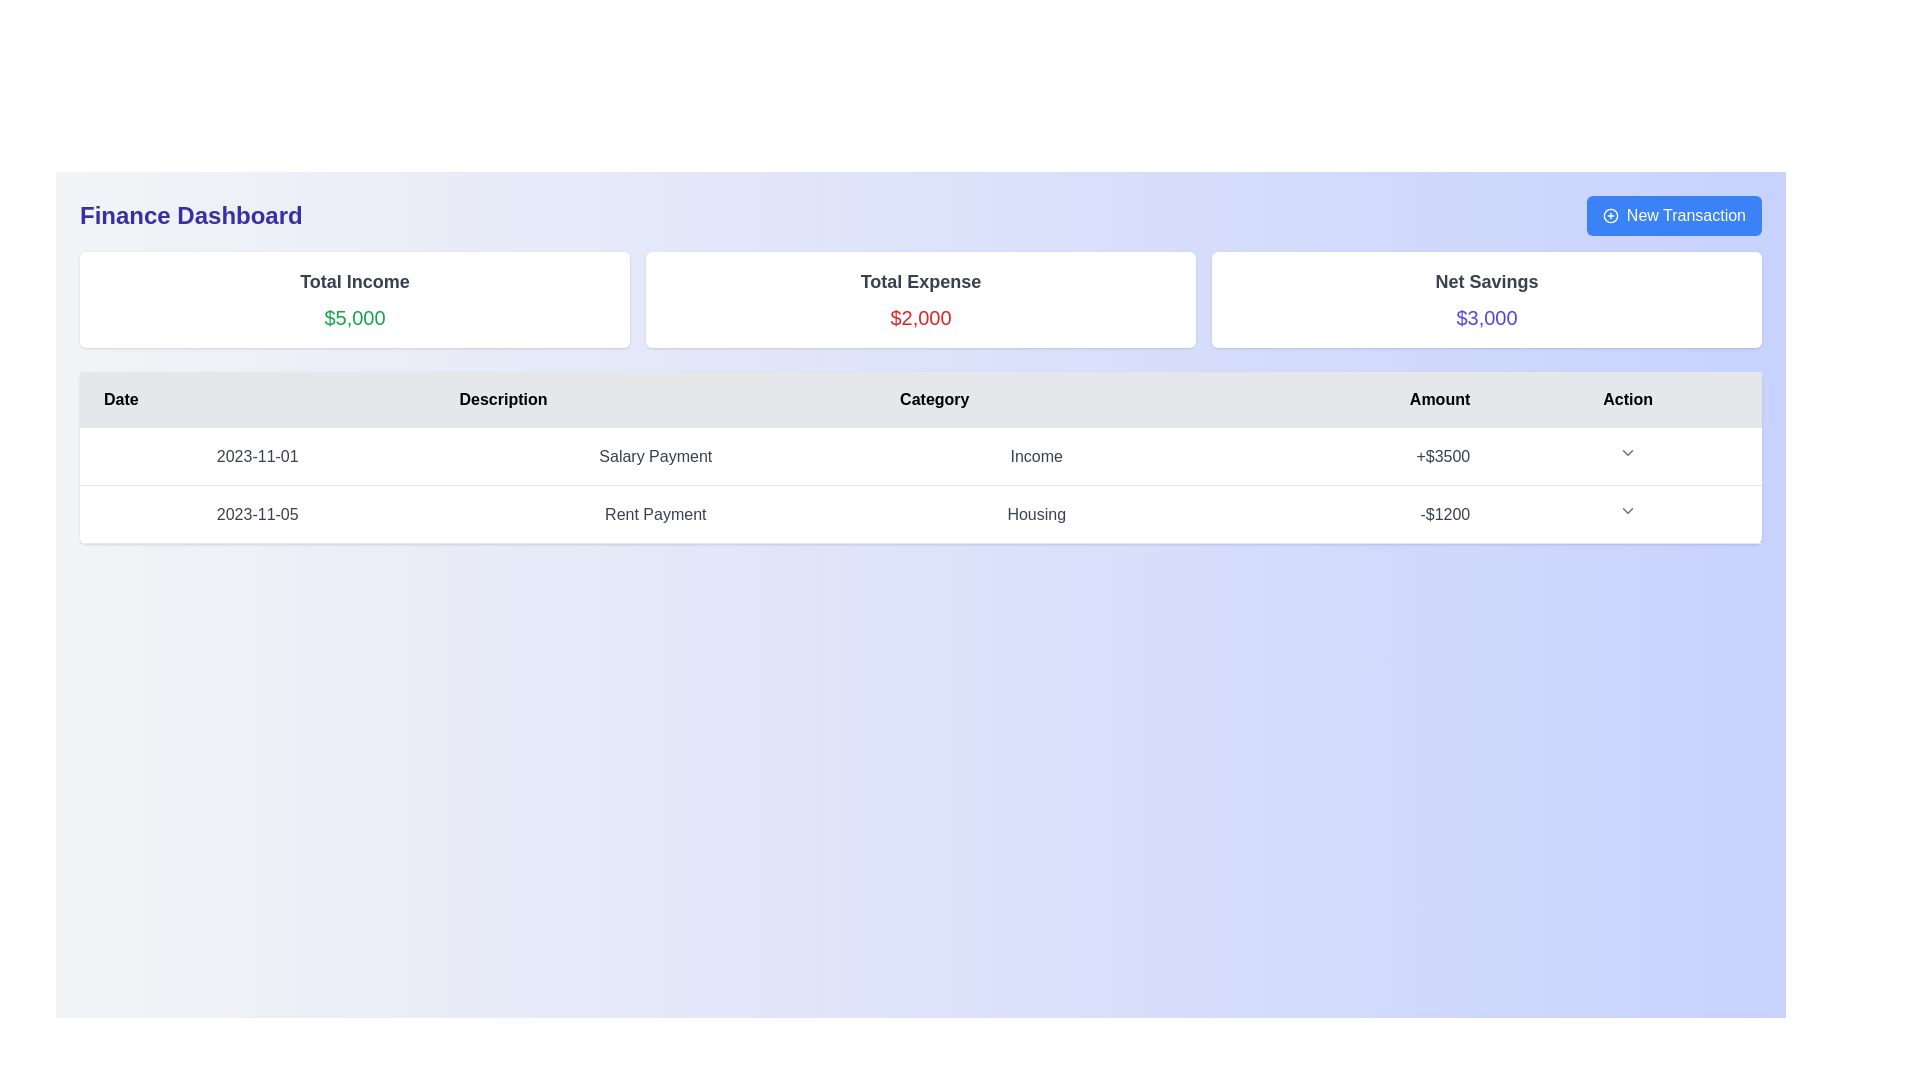 The image size is (1920, 1080). Describe the element at coordinates (256, 456) in the screenshot. I see `the table cell displaying the date in the format 'YYYY-MM-DD' located in the first row and first column under the 'Date' header` at that location.